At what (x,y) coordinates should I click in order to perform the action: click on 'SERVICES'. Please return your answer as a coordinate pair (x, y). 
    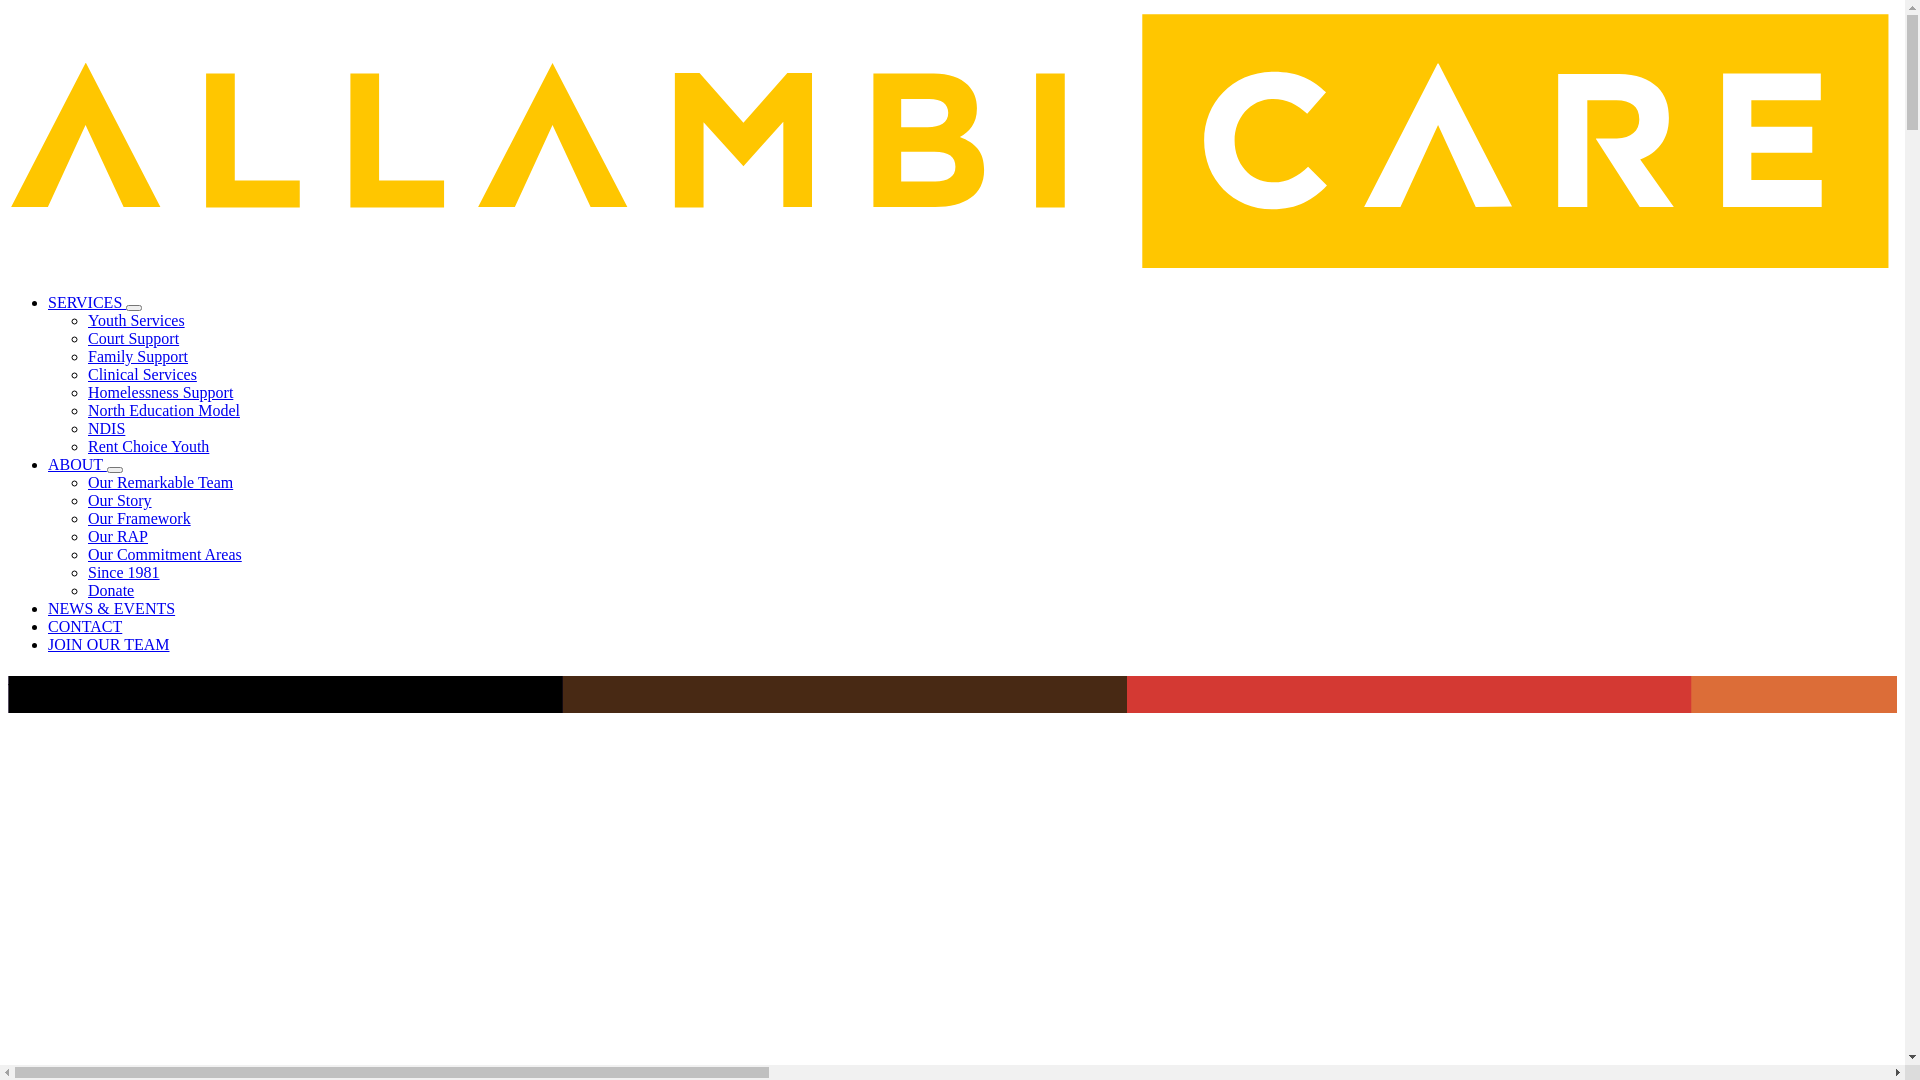
    Looking at the image, I should click on (85, 302).